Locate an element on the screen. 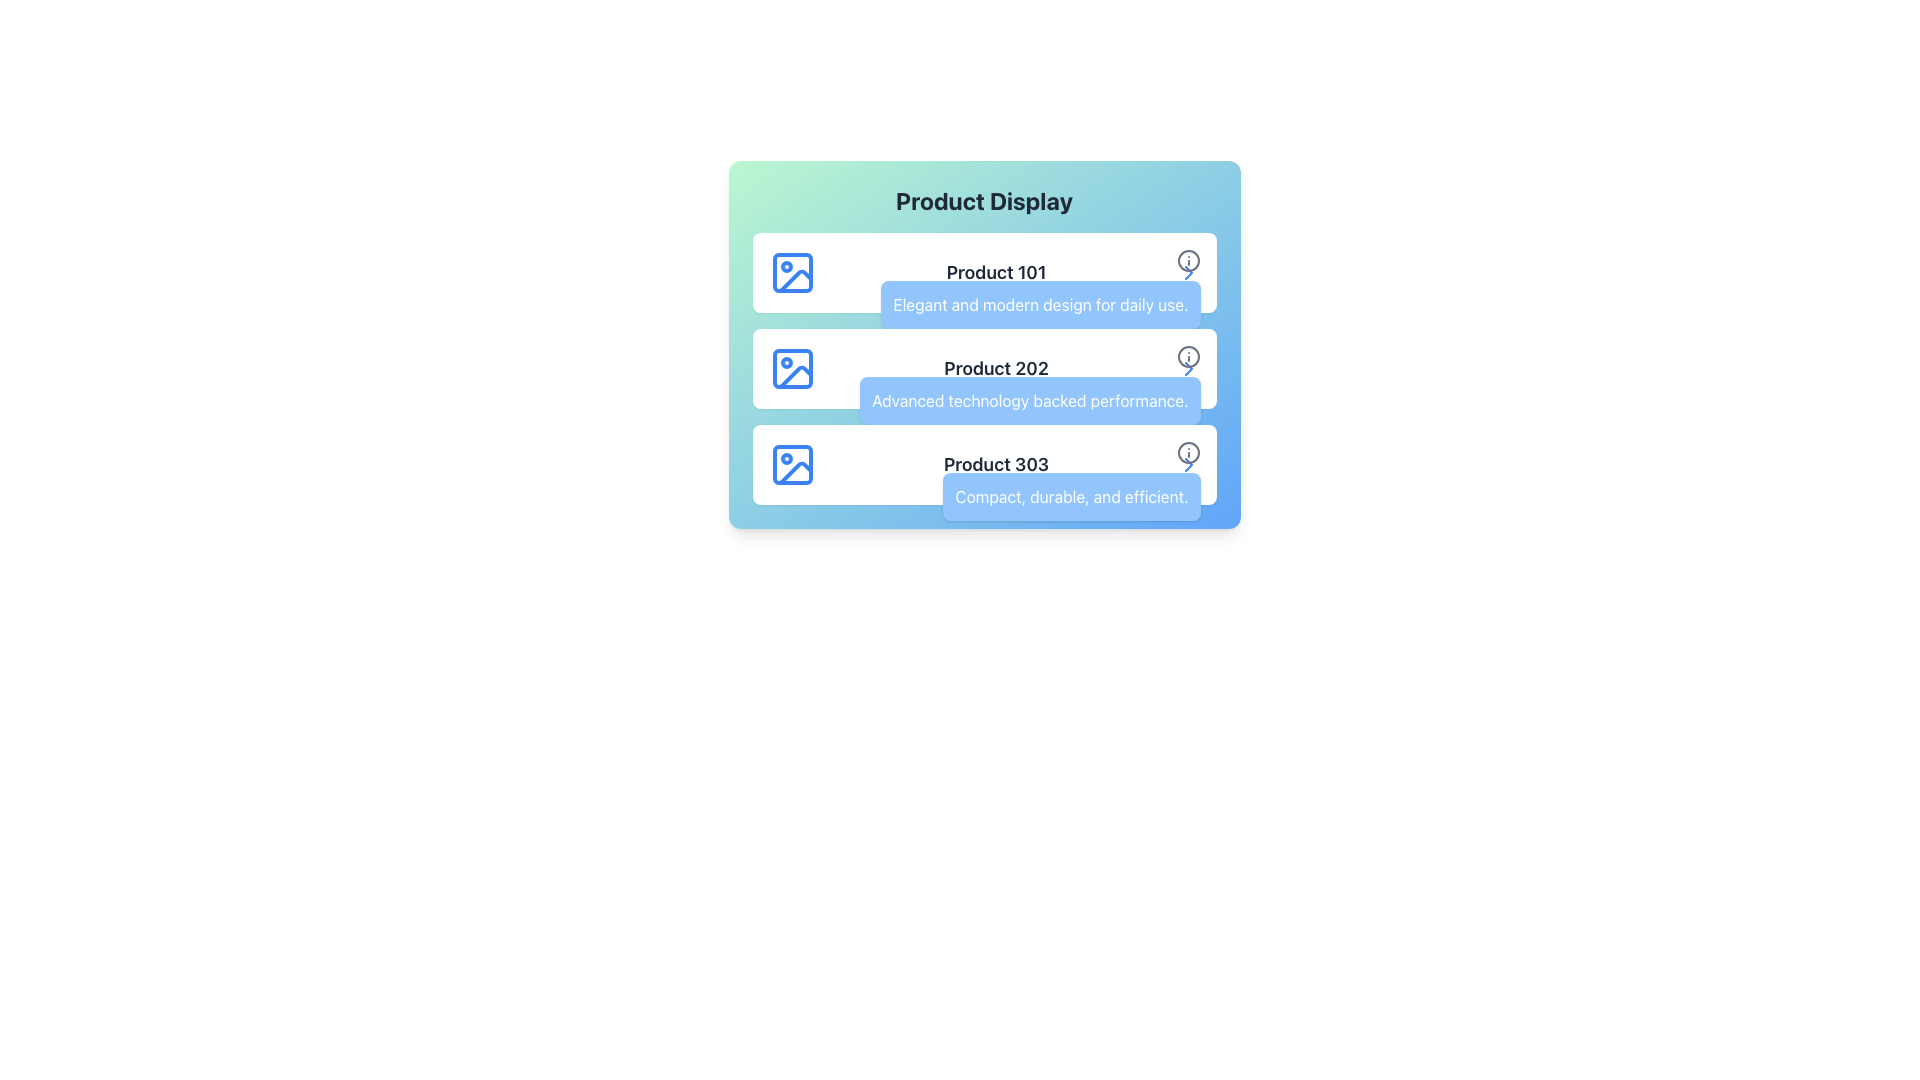 This screenshot has width=1920, height=1080. the square-shaped icon with a mountain and sun motif, located on the left side of 'Product 303' in the 'Product Display' list is located at coordinates (791, 465).